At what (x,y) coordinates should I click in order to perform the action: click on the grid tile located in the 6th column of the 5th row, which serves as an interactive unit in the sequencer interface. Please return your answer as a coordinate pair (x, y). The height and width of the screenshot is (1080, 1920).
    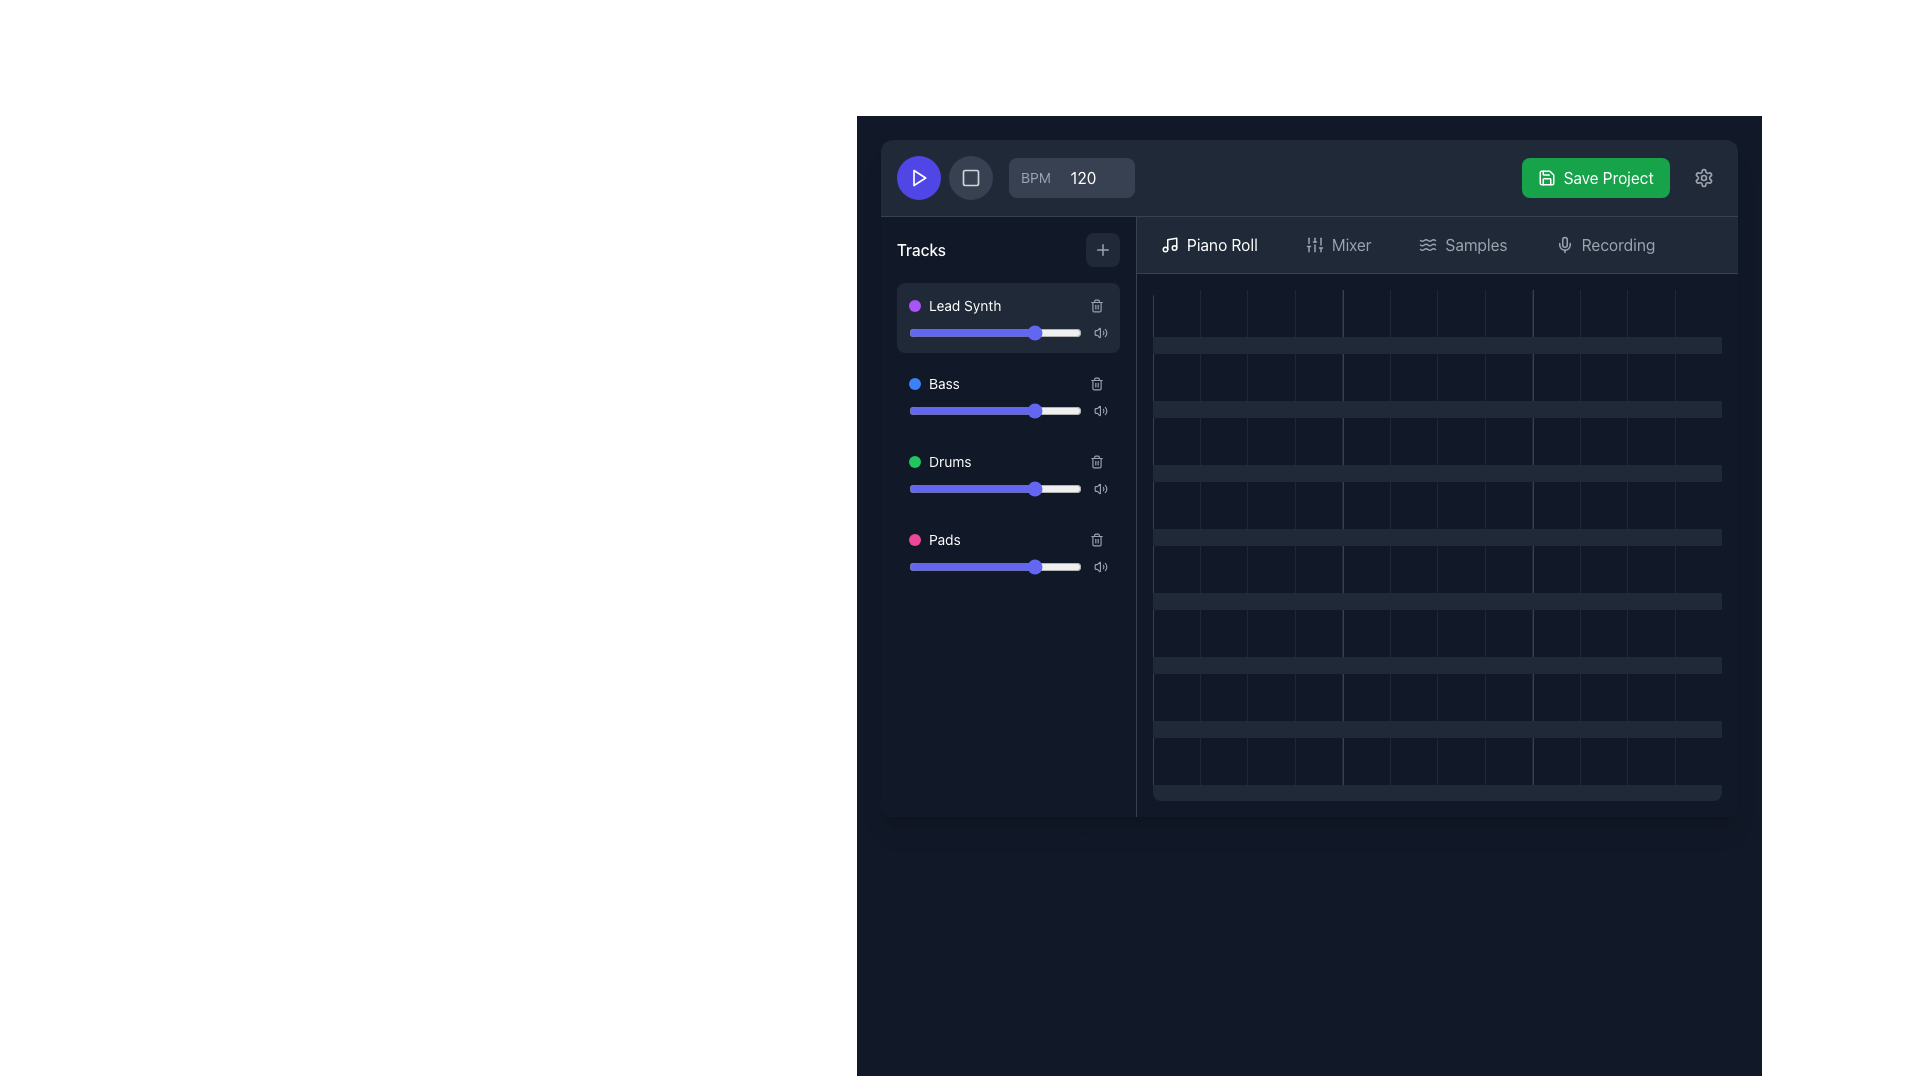
    Looking at the image, I should click on (1365, 696).